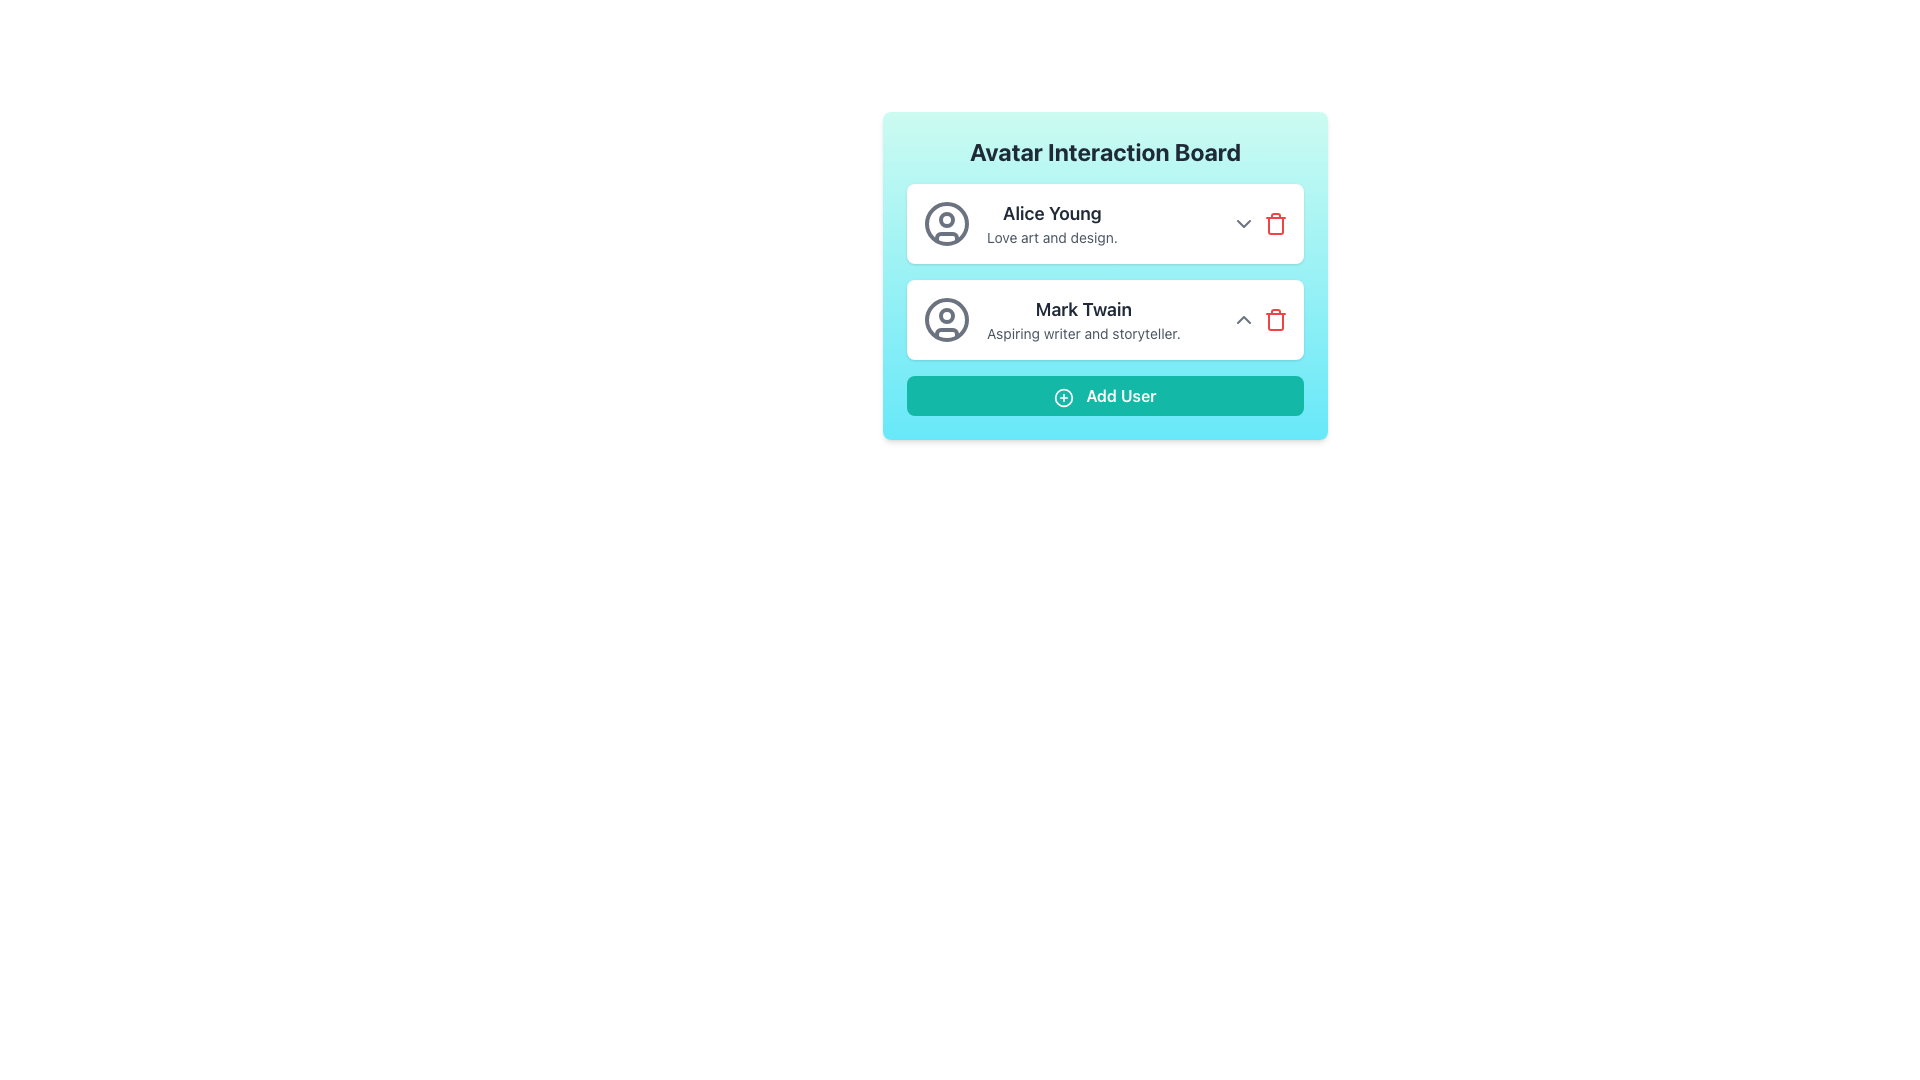  What do you see at coordinates (945, 319) in the screenshot?
I see `the outermost circular border of the avatar icon for user 'Mark Twain', which is styled in a neutral color and has a 10-pixel radius` at bounding box center [945, 319].